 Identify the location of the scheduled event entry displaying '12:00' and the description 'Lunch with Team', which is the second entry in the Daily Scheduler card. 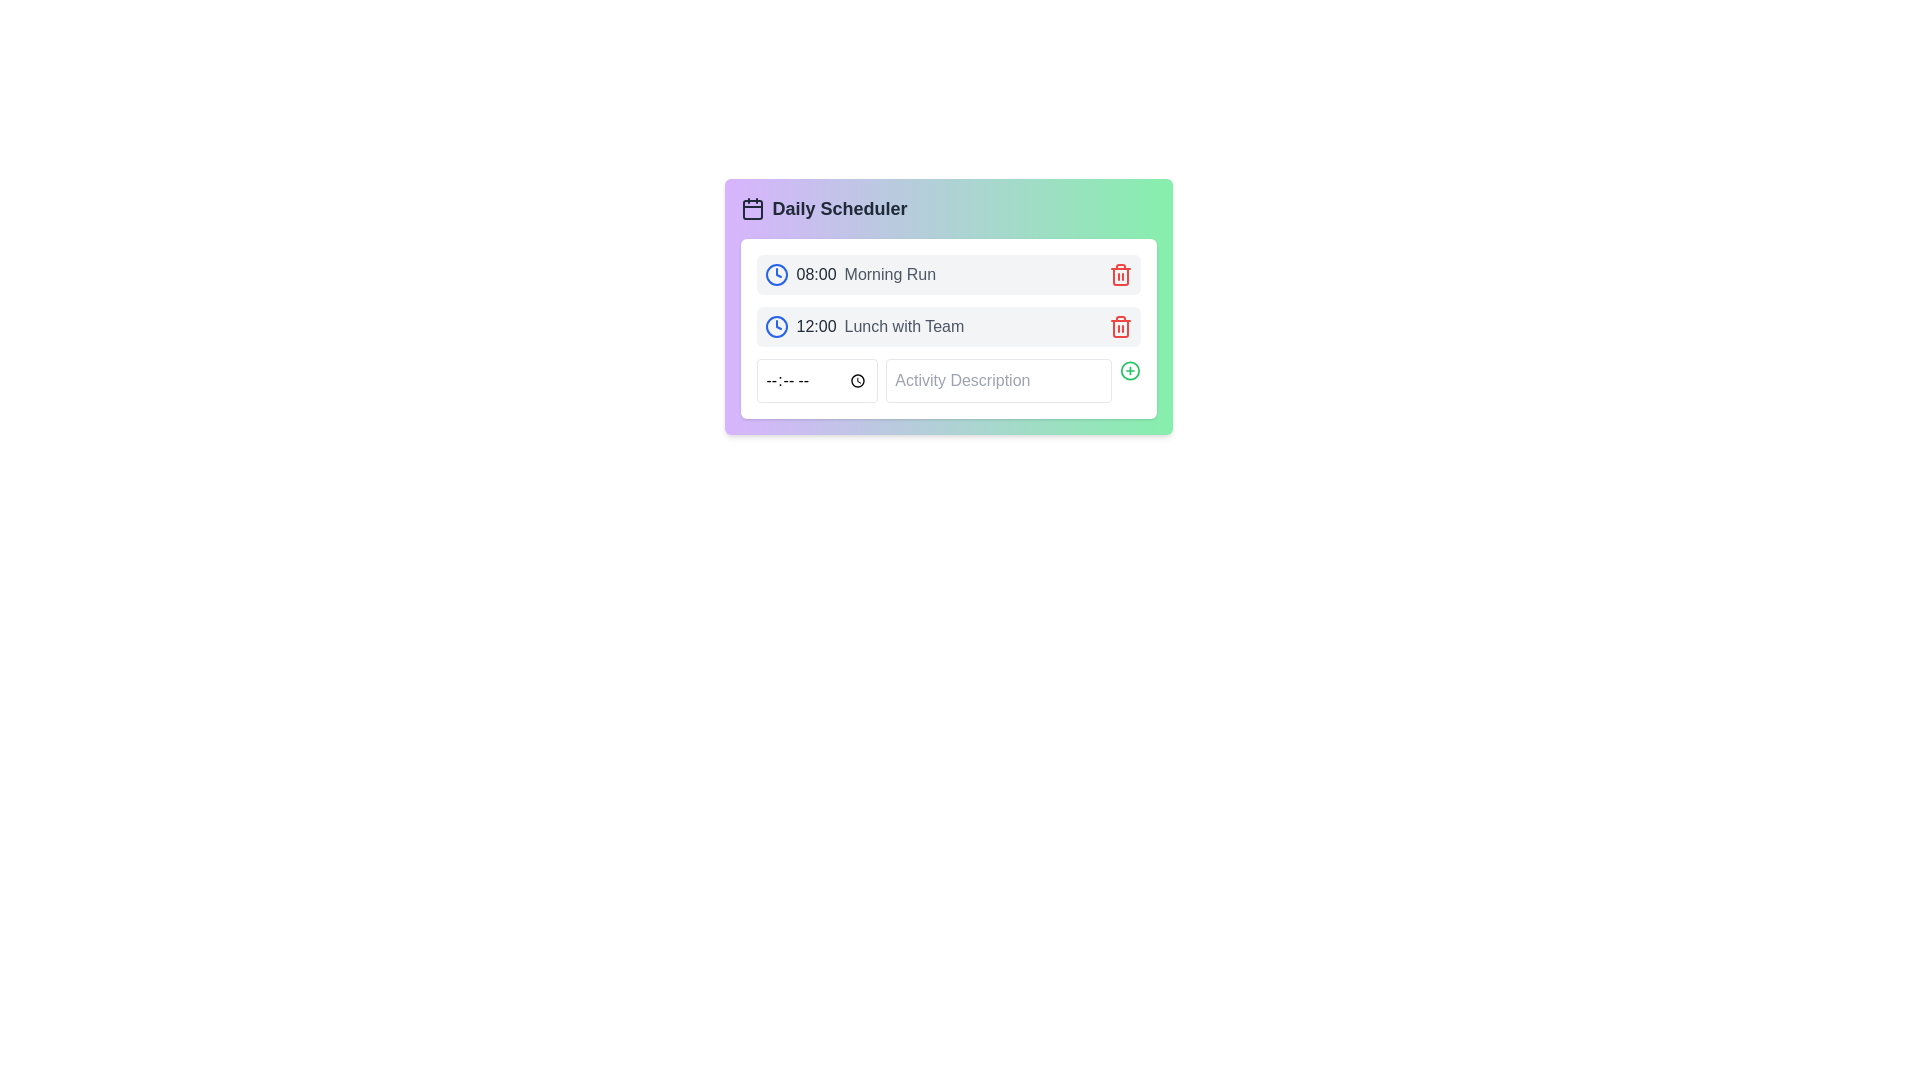
(864, 326).